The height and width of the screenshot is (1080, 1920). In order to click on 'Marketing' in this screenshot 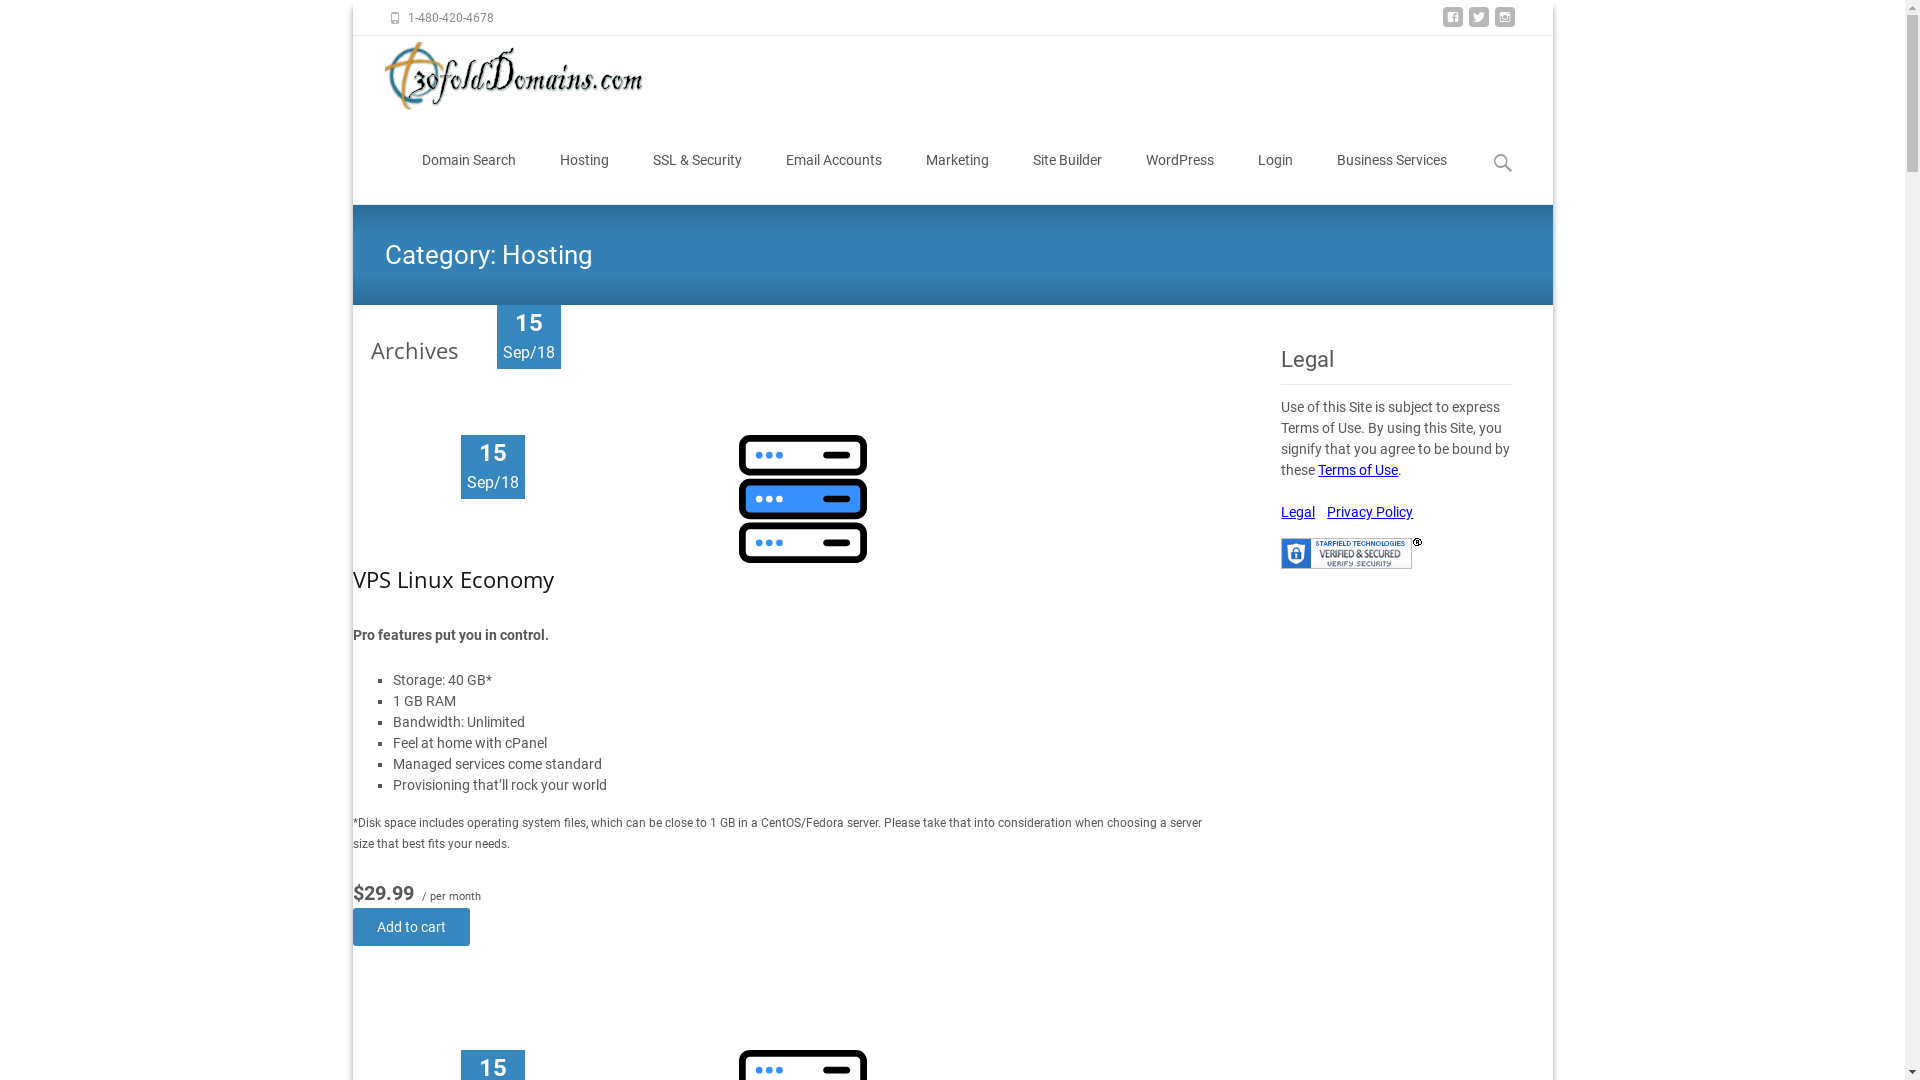, I will do `click(956, 158)`.